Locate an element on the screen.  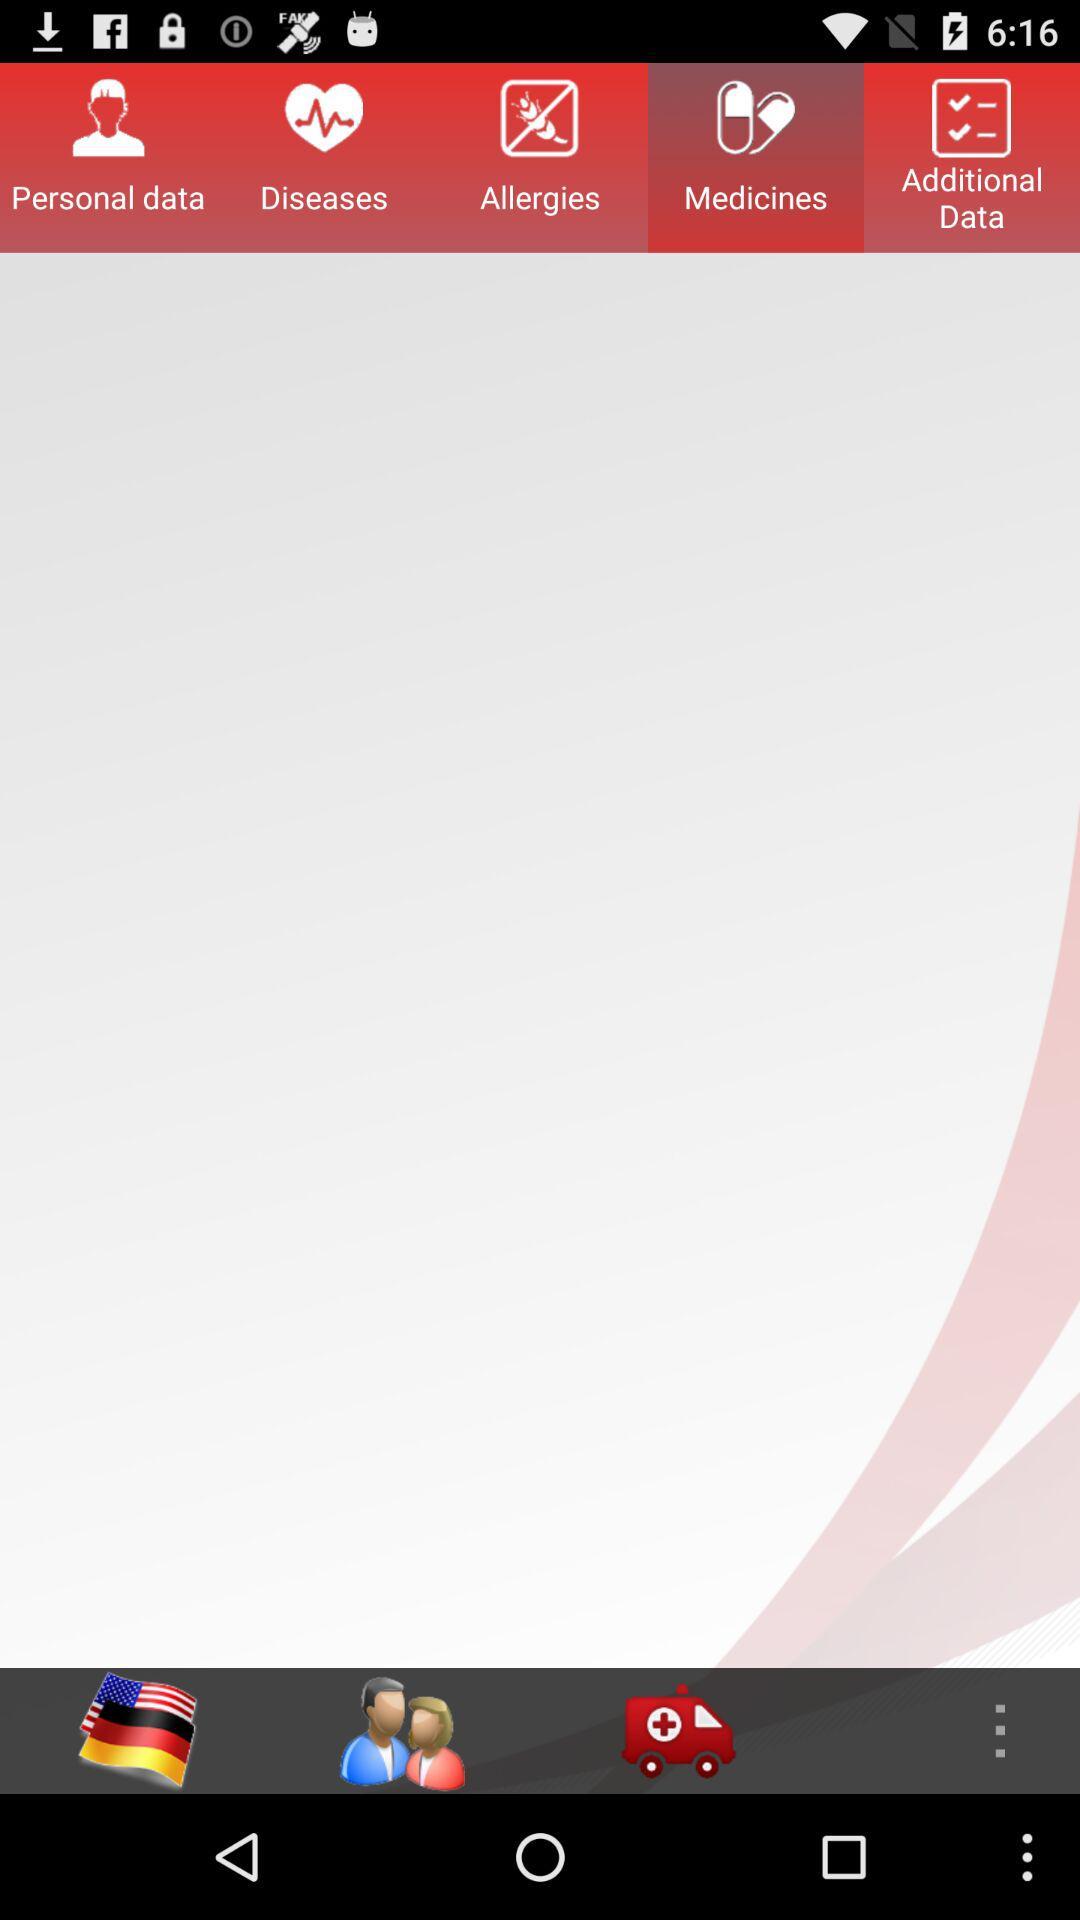
button to the right of the diseases icon is located at coordinates (540, 156).